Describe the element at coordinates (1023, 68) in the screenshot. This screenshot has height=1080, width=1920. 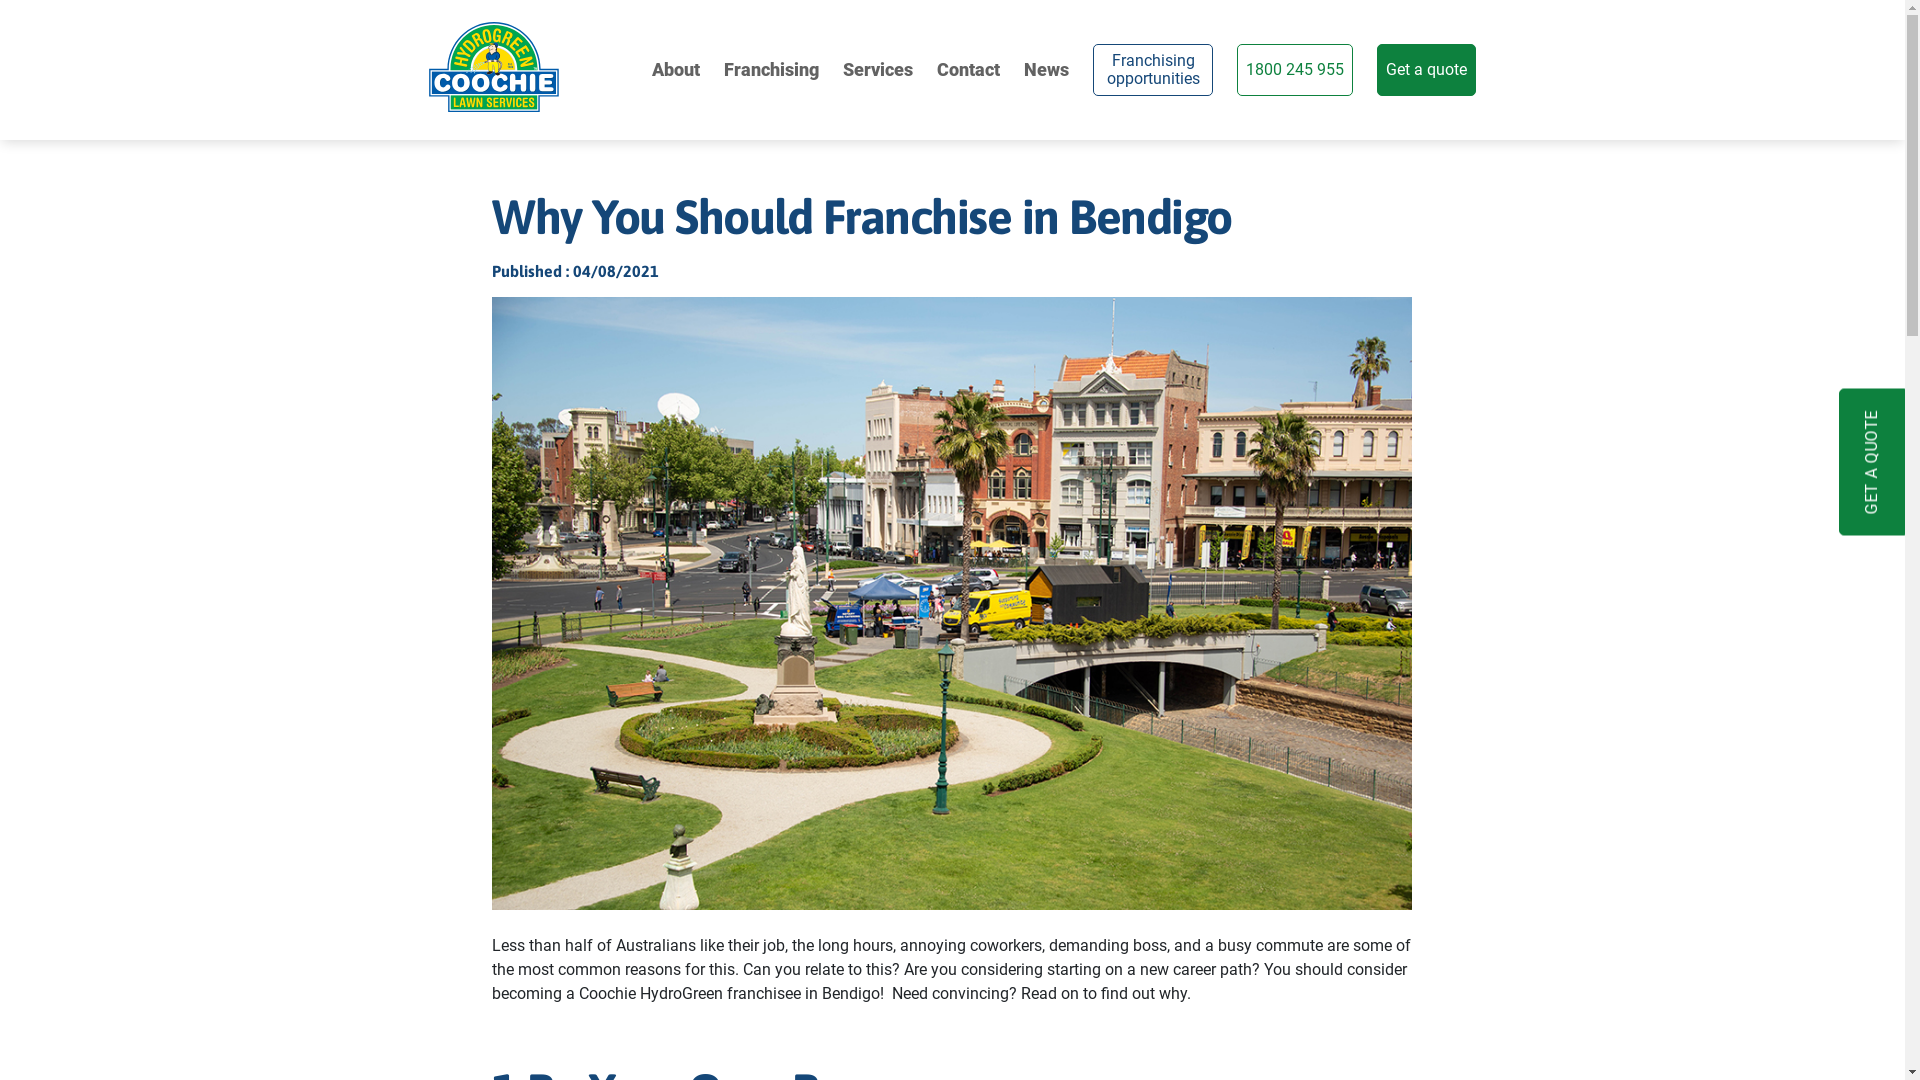
I see `'News'` at that location.